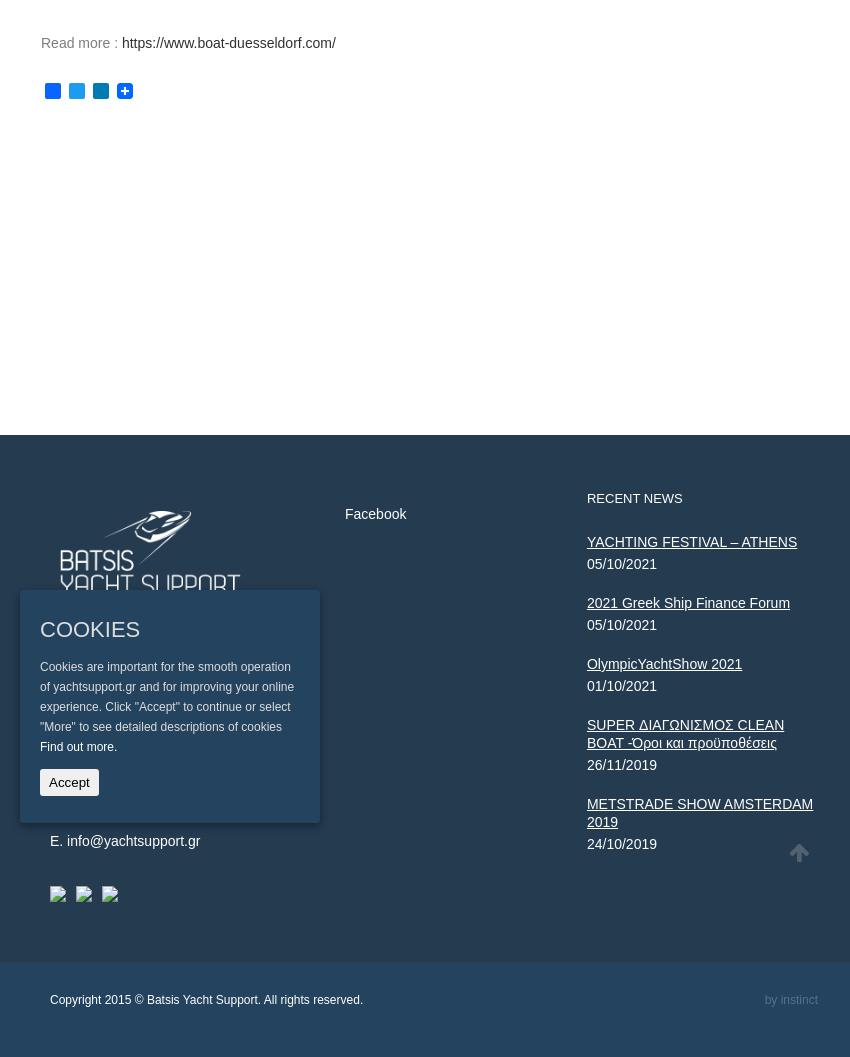 This screenshot has height=1057, width=850. Describe the element at coordinates (124, 838) in the screenshot. I see `'E. info@yachtsupport.gr'` at that location.